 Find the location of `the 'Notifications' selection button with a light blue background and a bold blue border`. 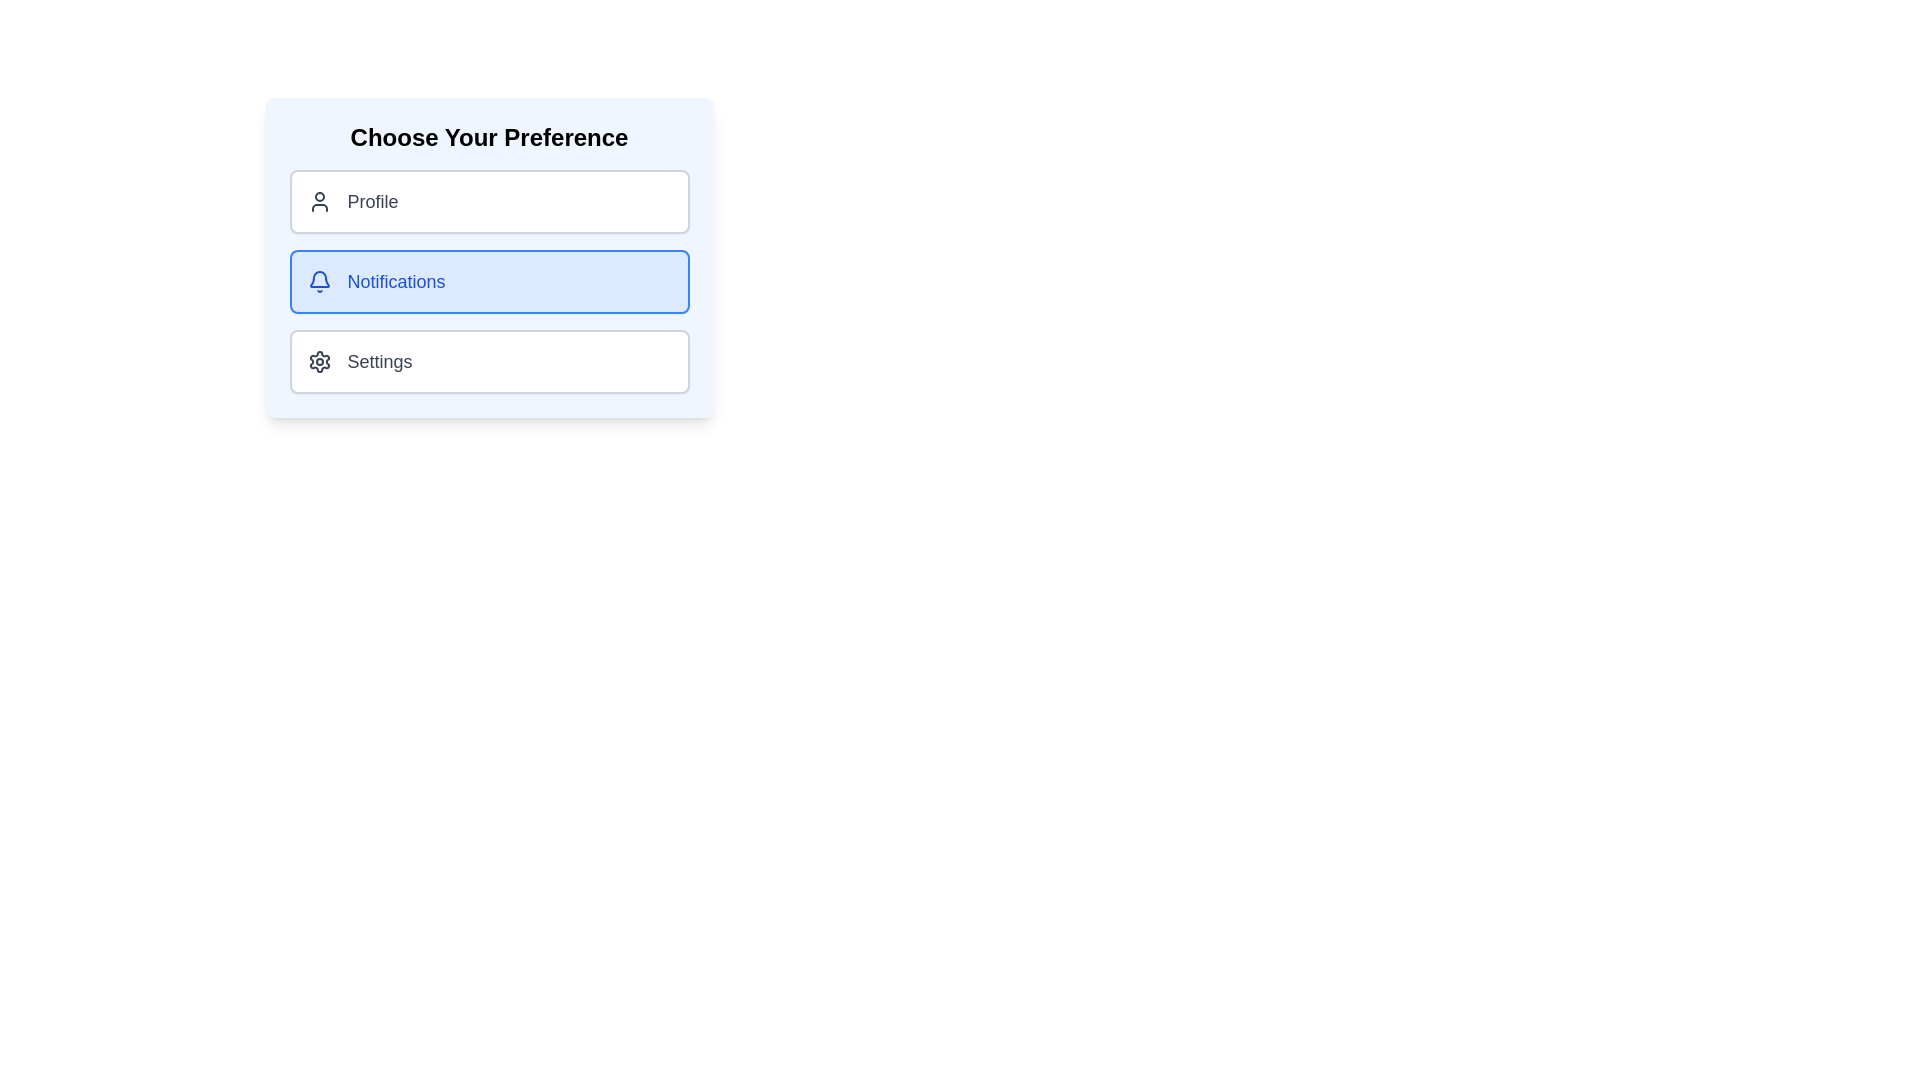

the 'Notifications' selection button with a light blue background and a bold blue border is located at coordinates (489, 281).